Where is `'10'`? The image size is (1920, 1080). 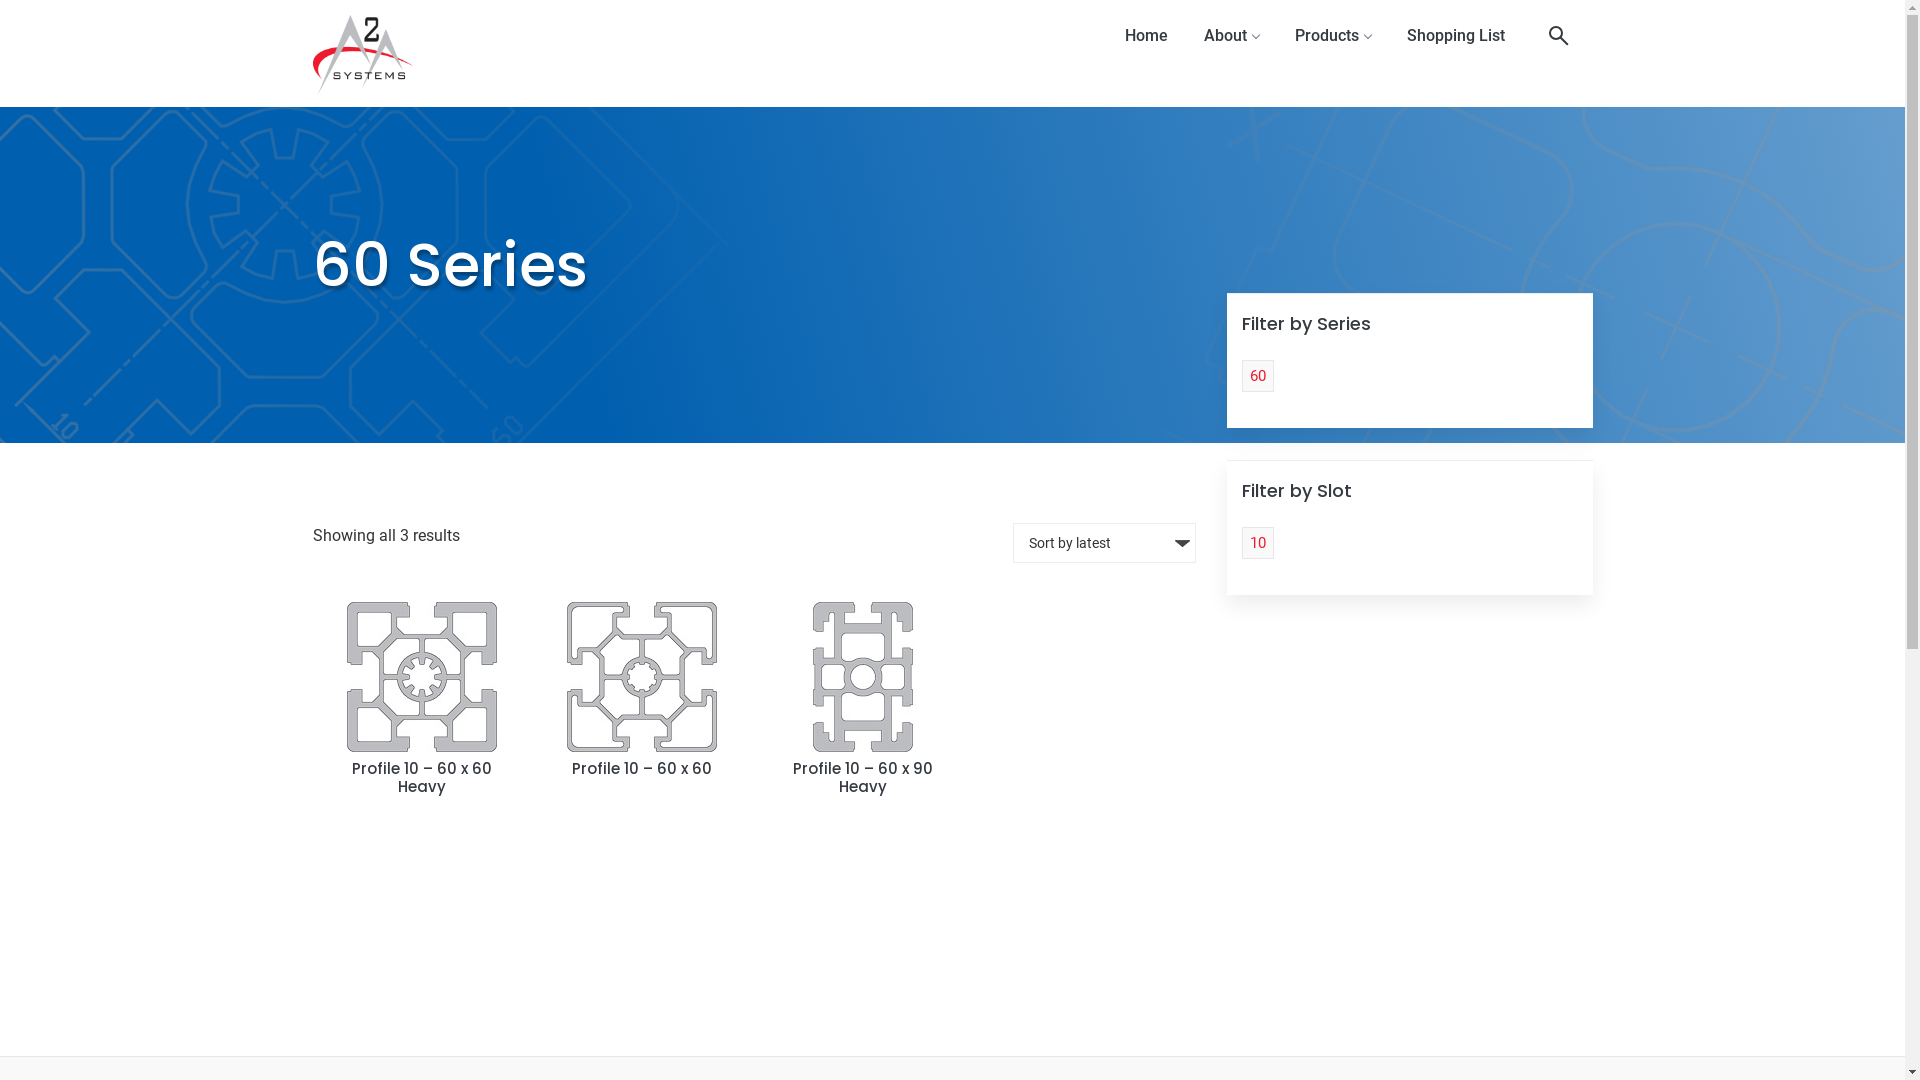 '10' is located at coordinates (1256, 543).